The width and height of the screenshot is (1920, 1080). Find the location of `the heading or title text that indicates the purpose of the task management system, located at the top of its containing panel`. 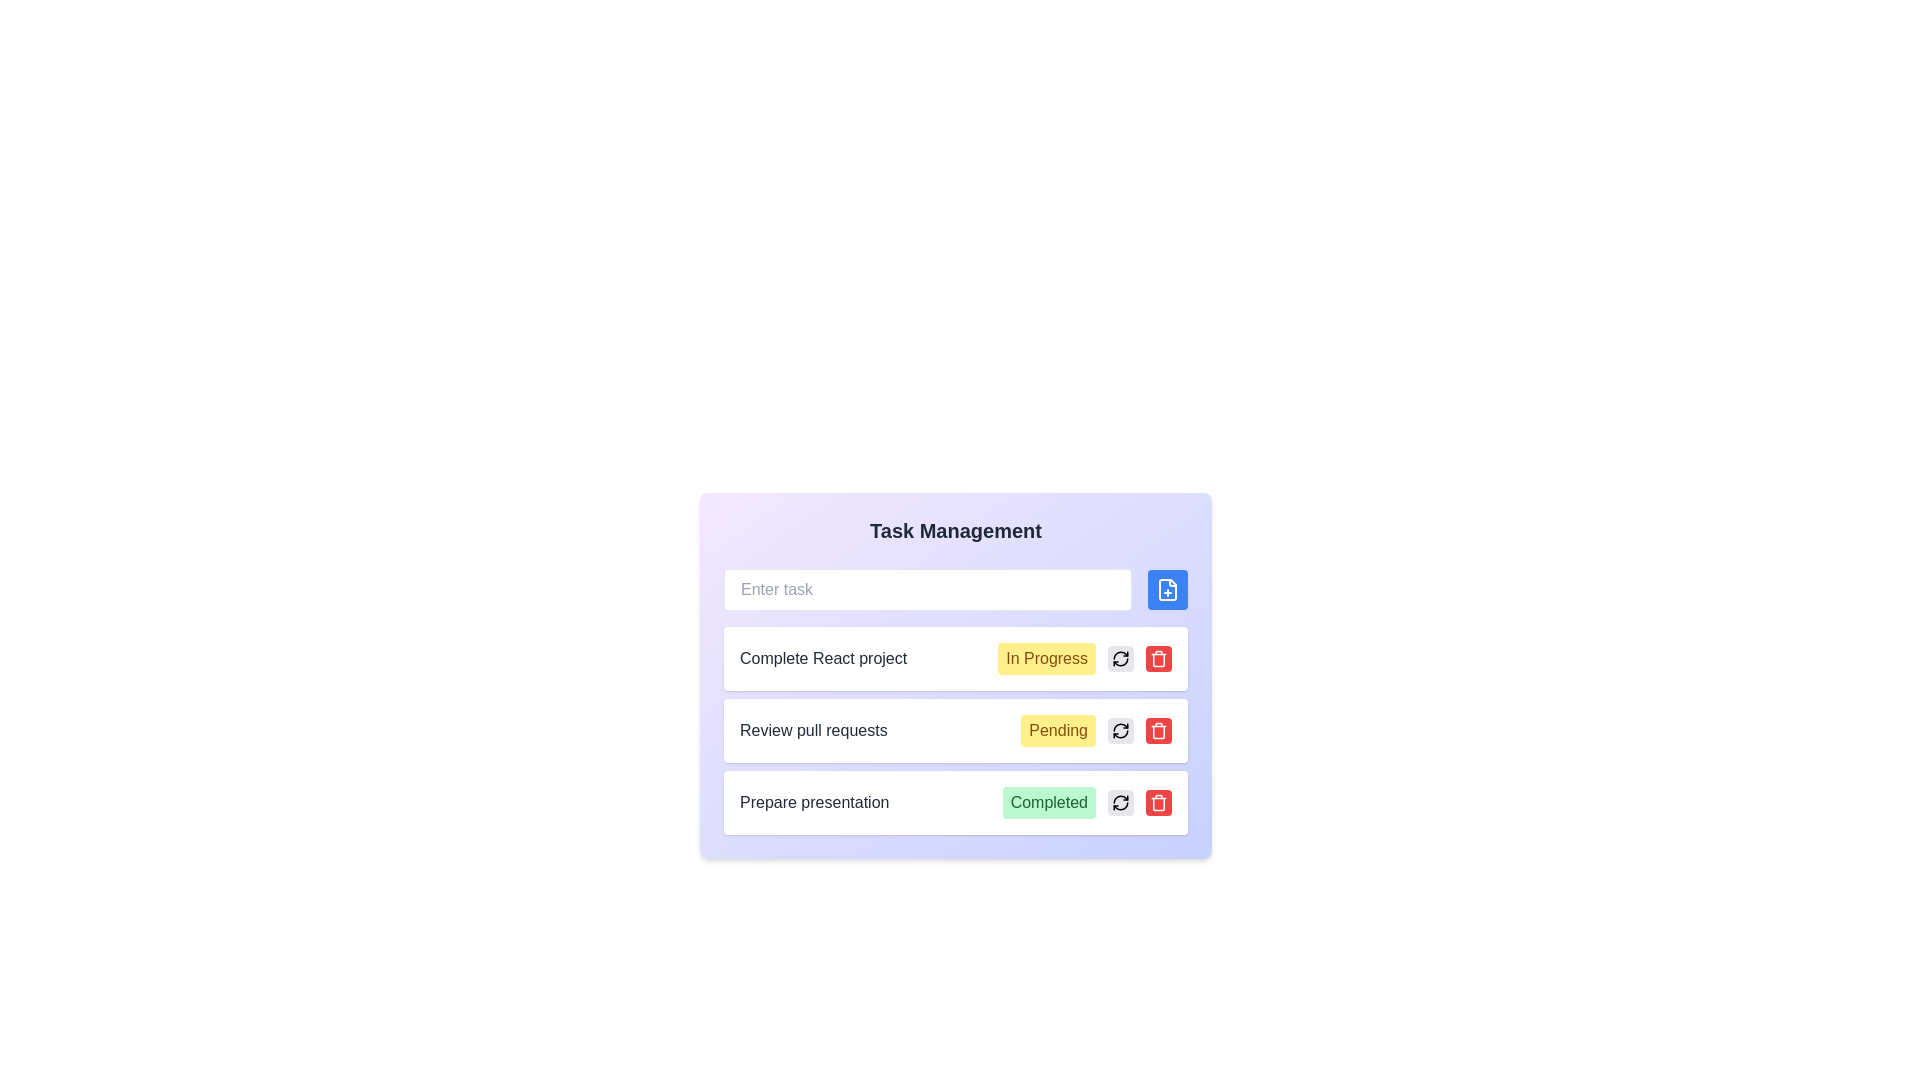

the heading or title text that indicates the purpose of the task management system, located at the top of its containing panel is located at coordinates (954, 530).